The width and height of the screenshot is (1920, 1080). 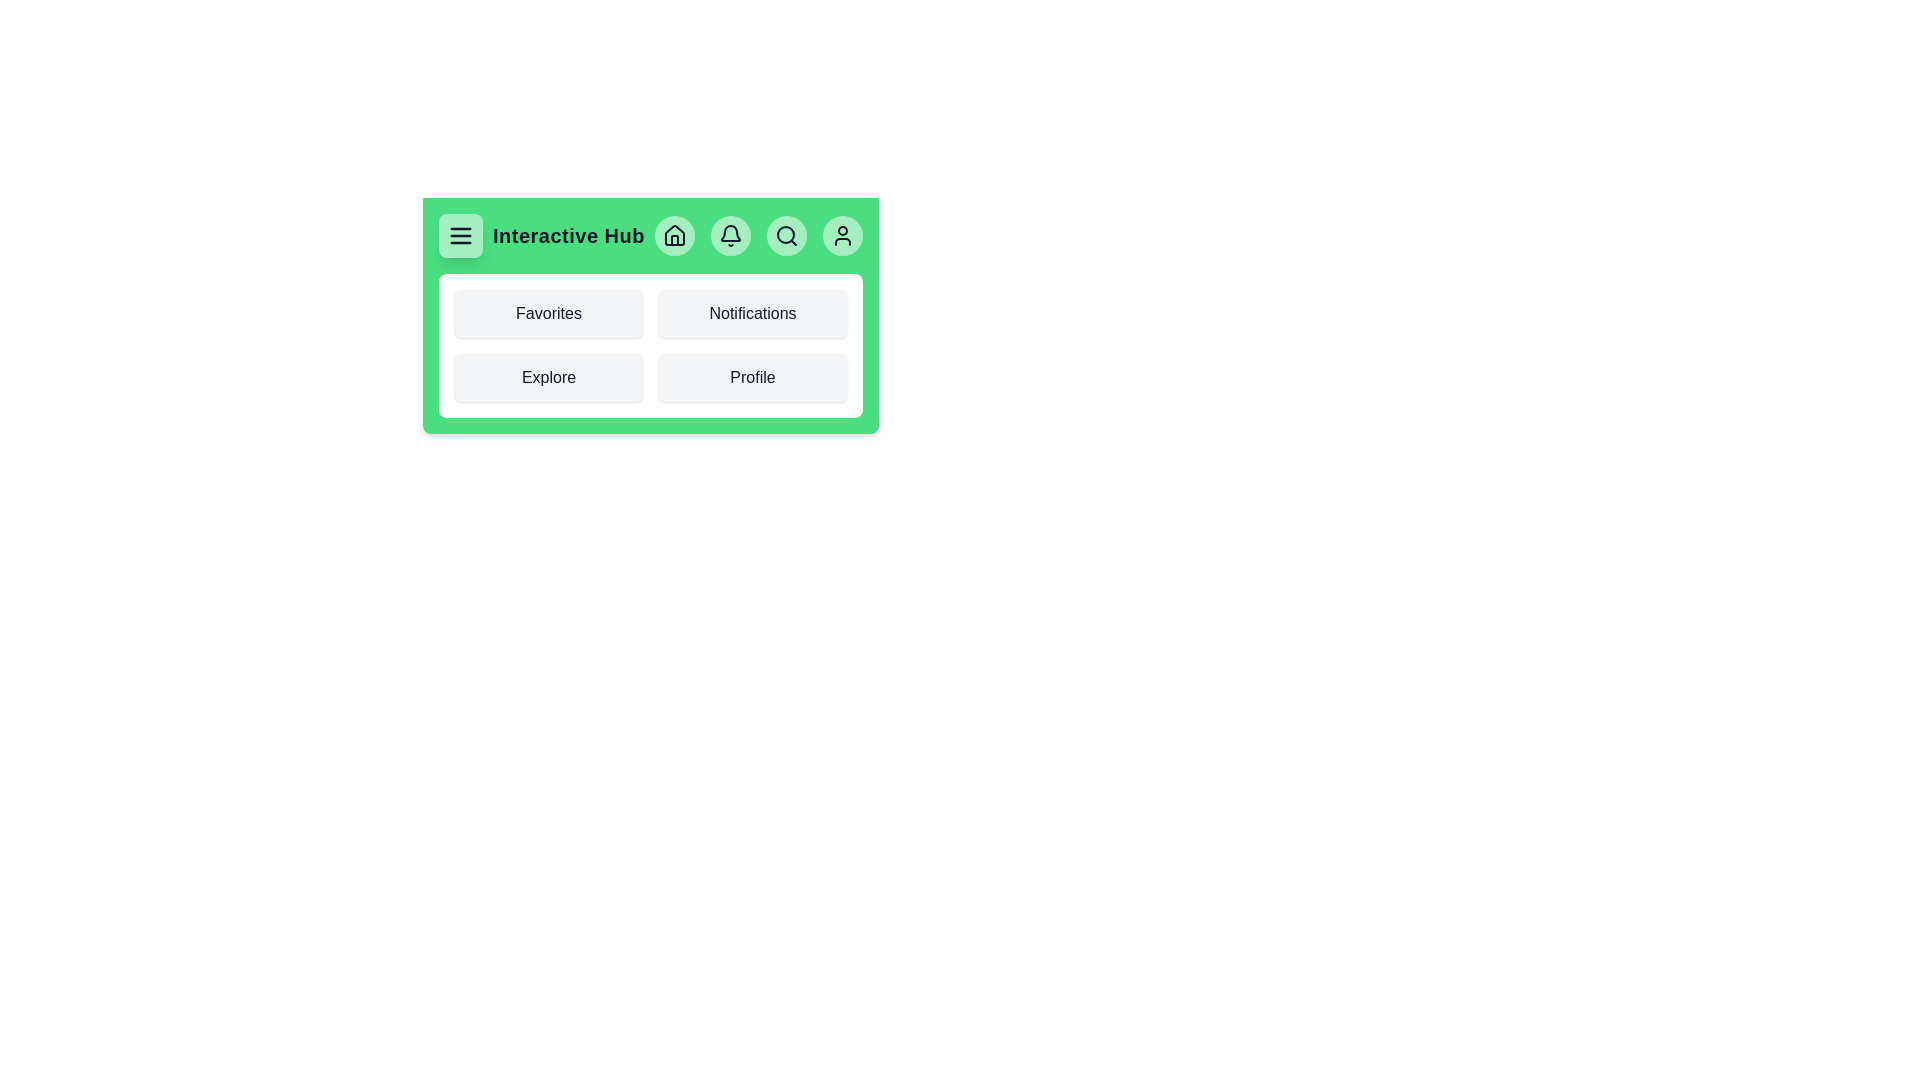 I want to click on the Explore navigation button, so click(x=548, y=378).